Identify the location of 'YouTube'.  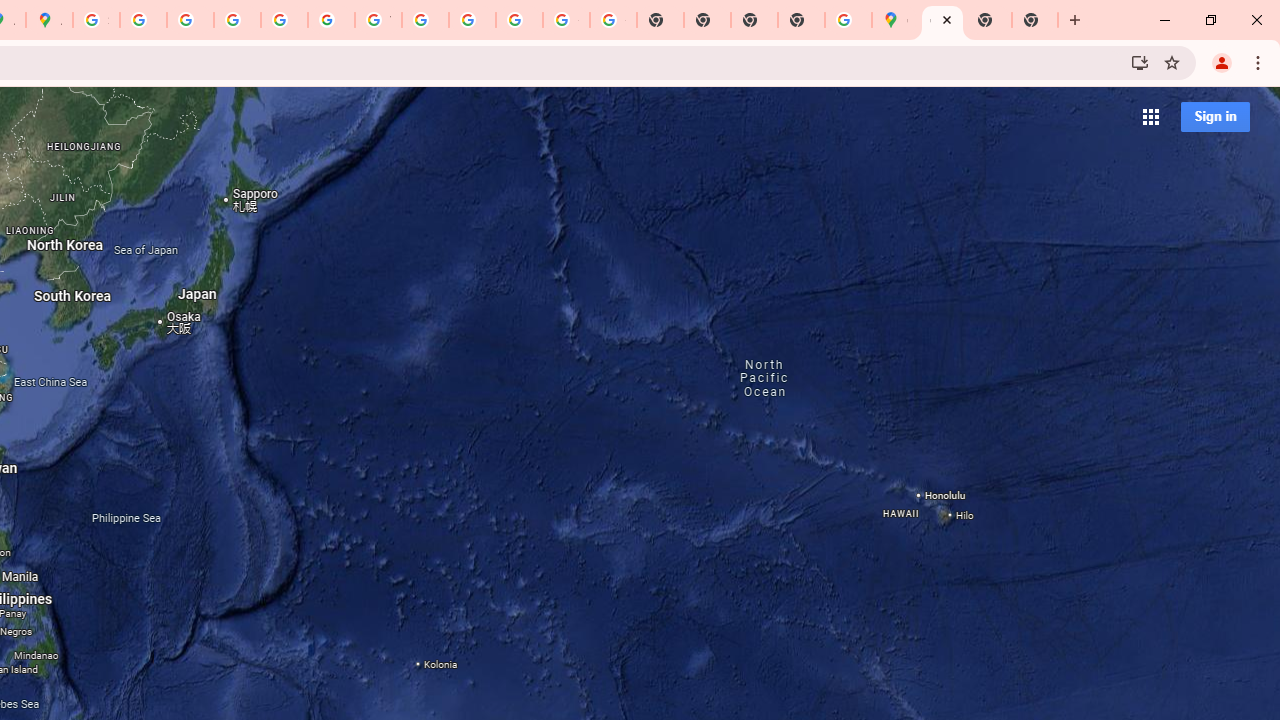
(378, 20).